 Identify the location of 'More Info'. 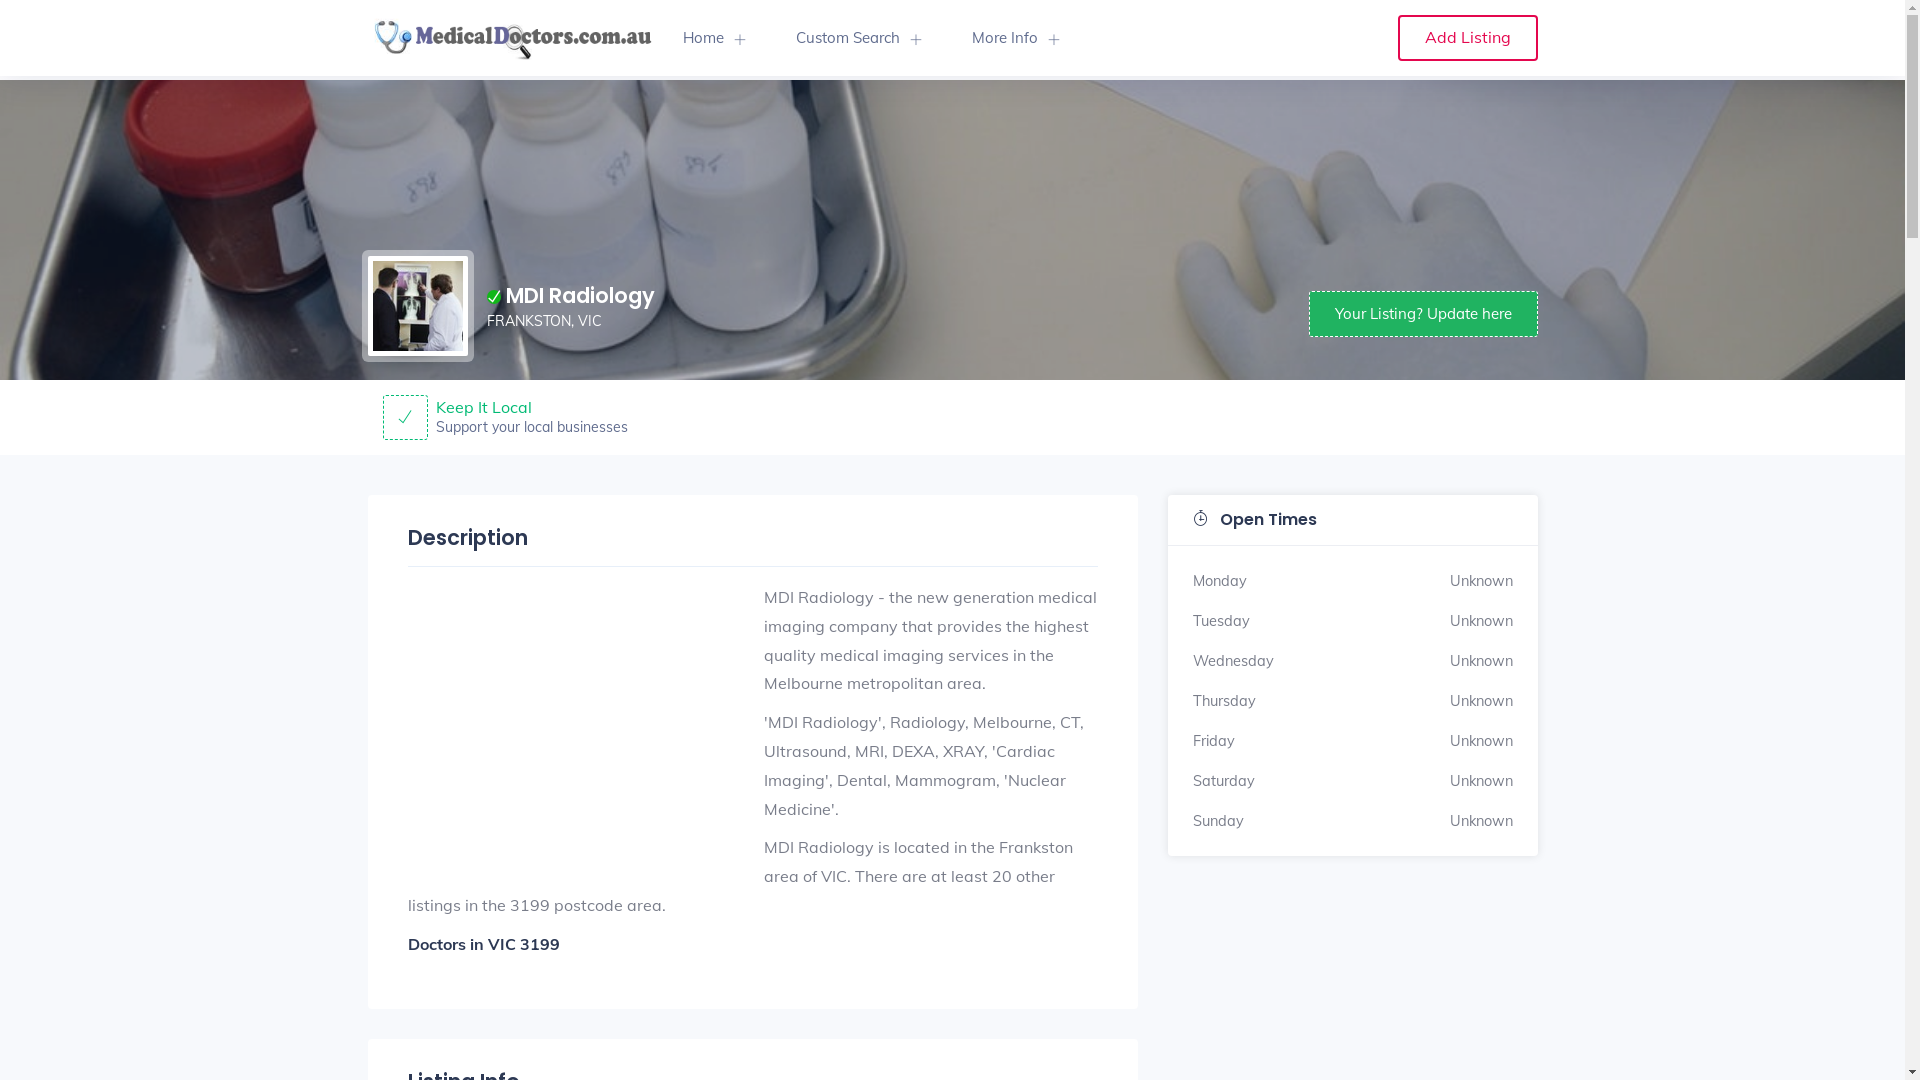
(944, 38).